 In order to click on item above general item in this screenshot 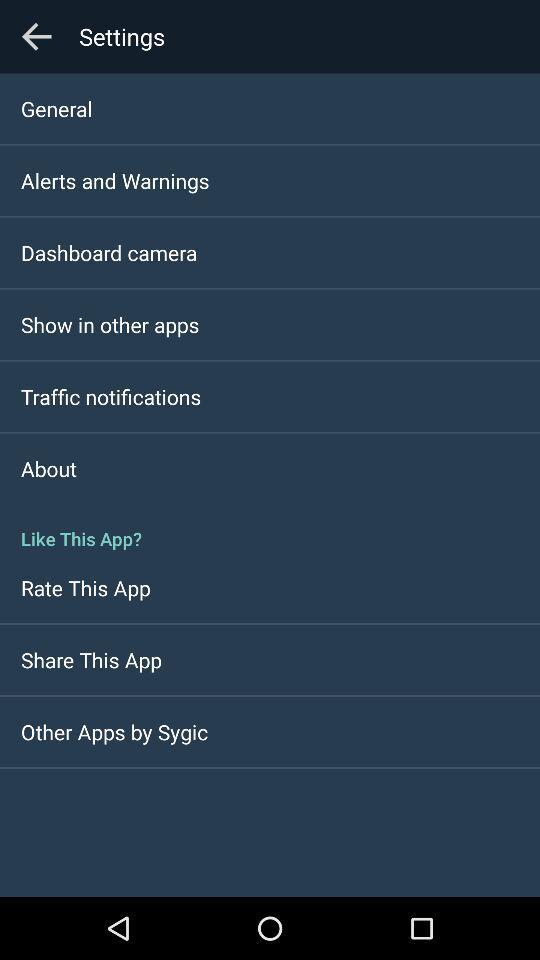, I will do `click(36, 35)`.